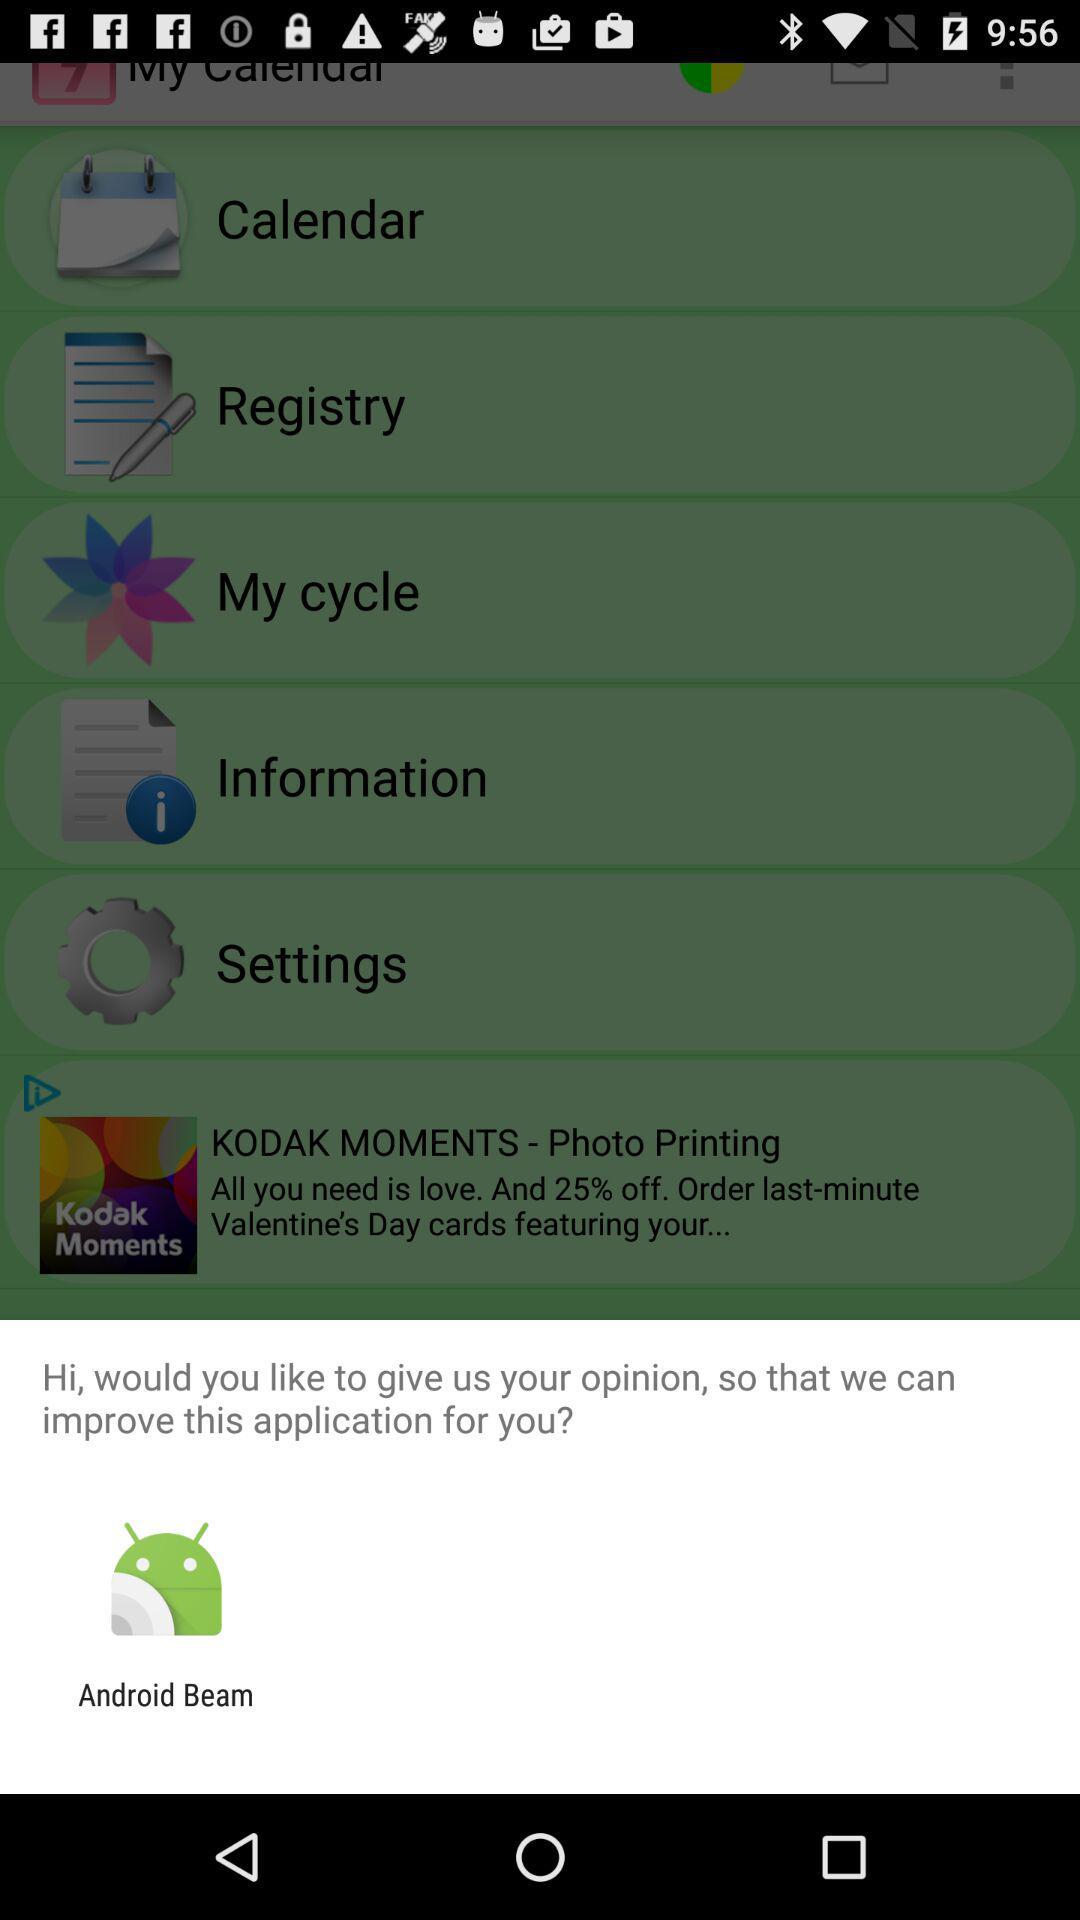 The image size is (1080, 1920). I want to click on android beam, so click(165, 1711).